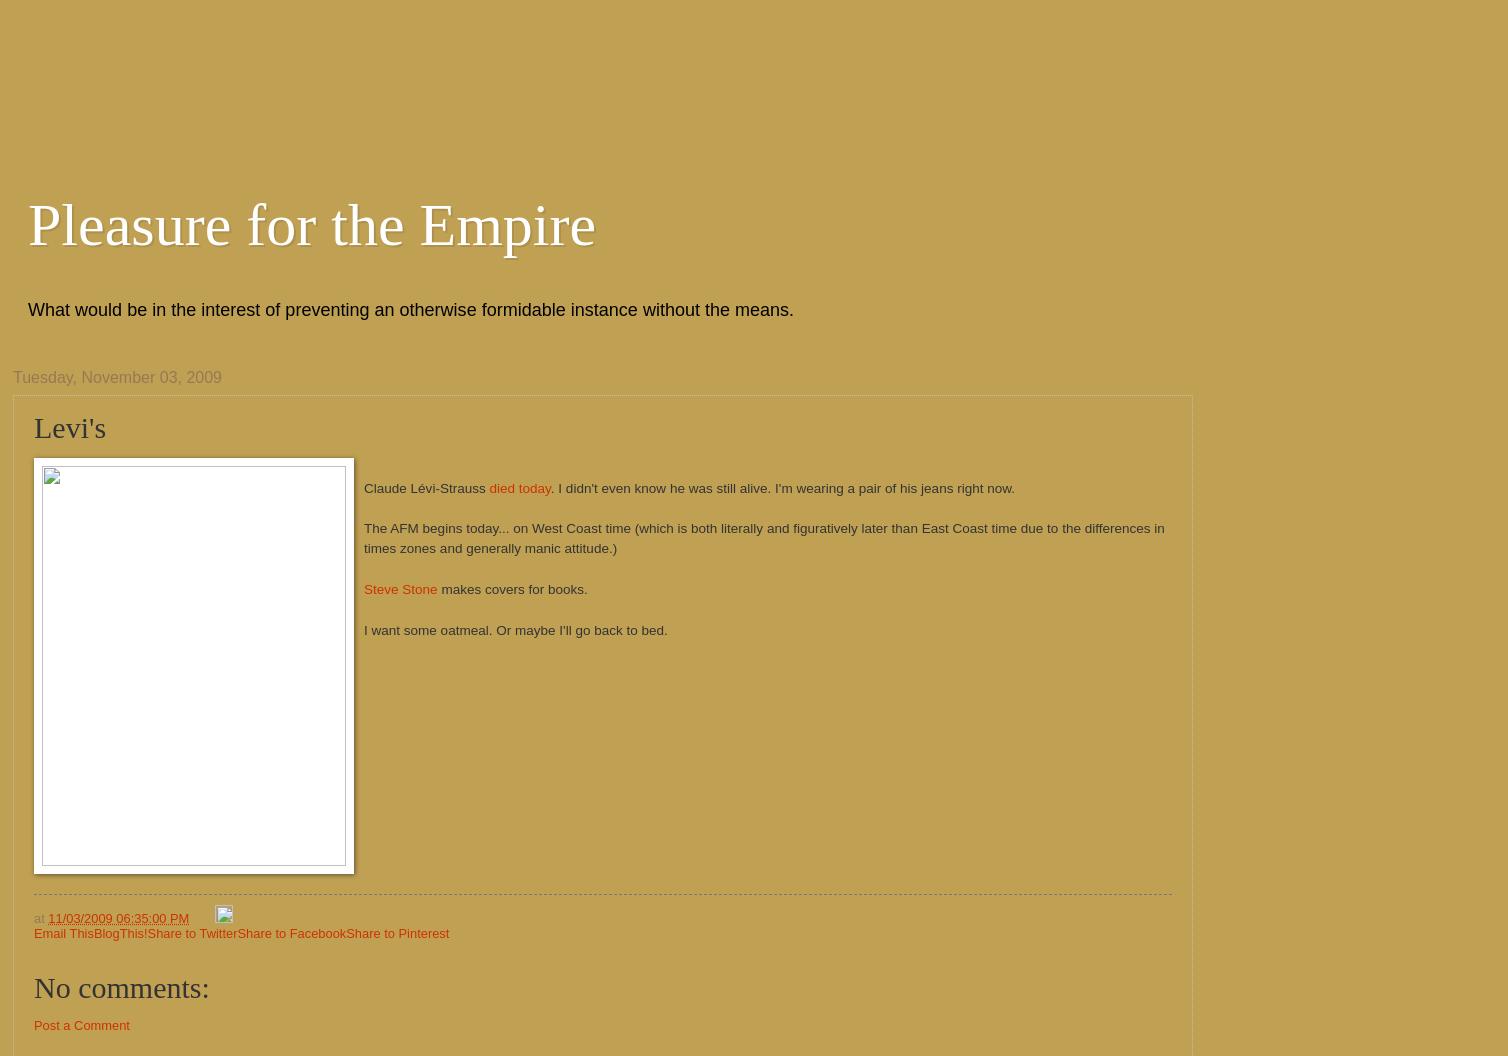 The height and width of the screenshot is (1056, 1508). I want to click on 'Post a Comment', so click(81, 1024).